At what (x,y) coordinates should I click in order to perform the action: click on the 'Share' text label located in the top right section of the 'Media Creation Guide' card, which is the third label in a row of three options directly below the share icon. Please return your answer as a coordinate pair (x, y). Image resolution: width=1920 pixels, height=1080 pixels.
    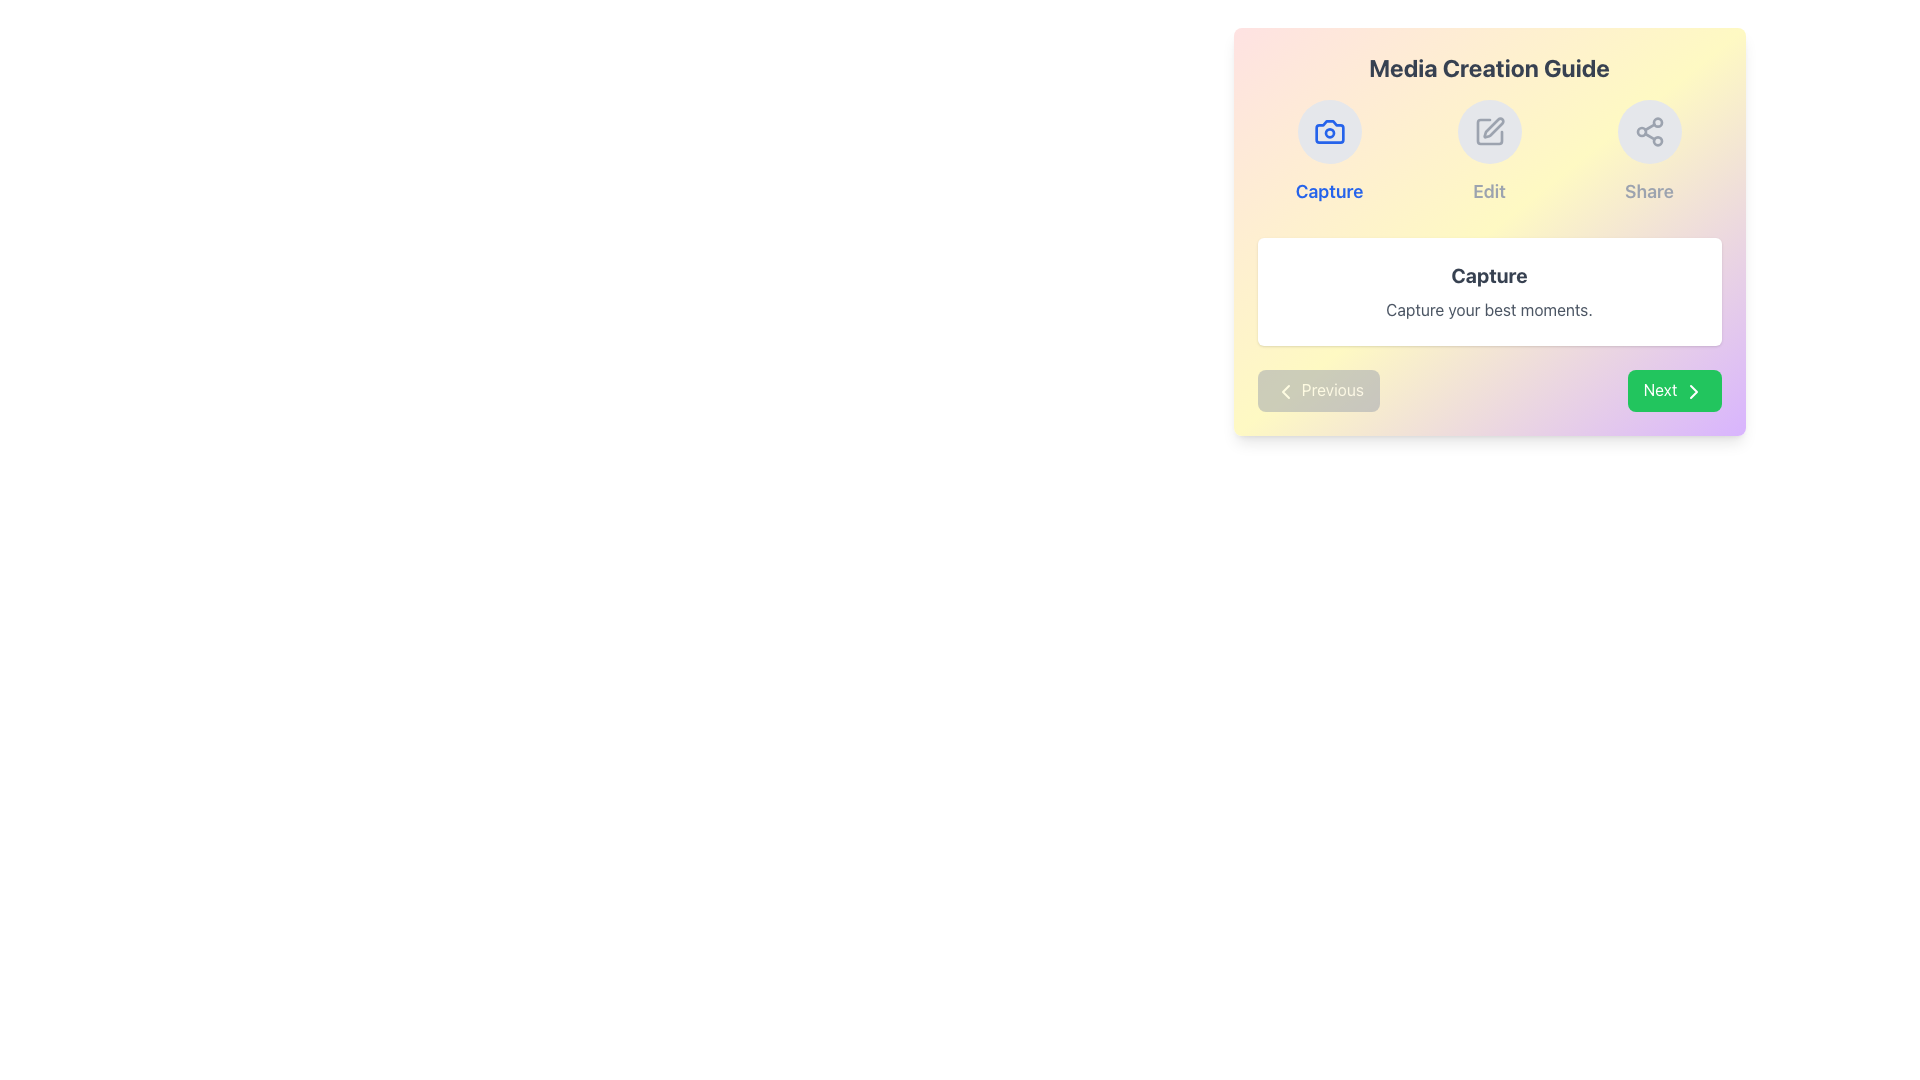
    Looking at the image, I should click on (1649, 192).